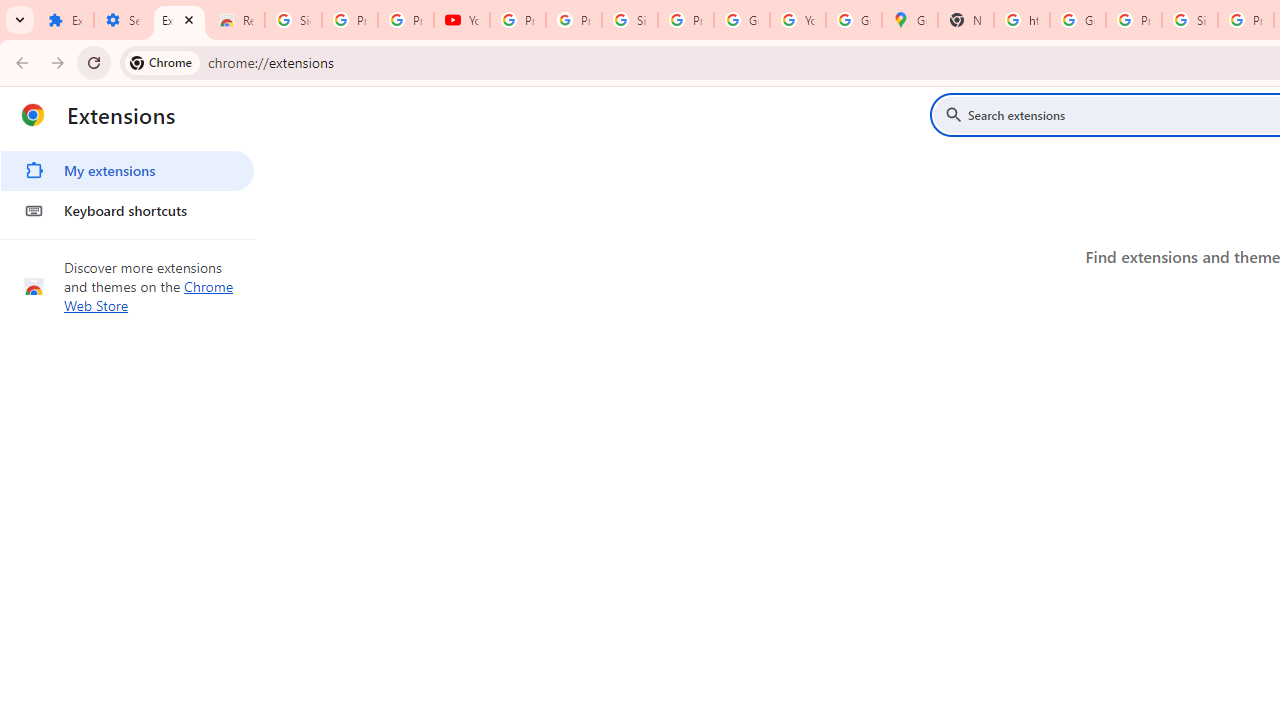  I want to click on 'https://scholar.google.com/', so click(1022, 20).